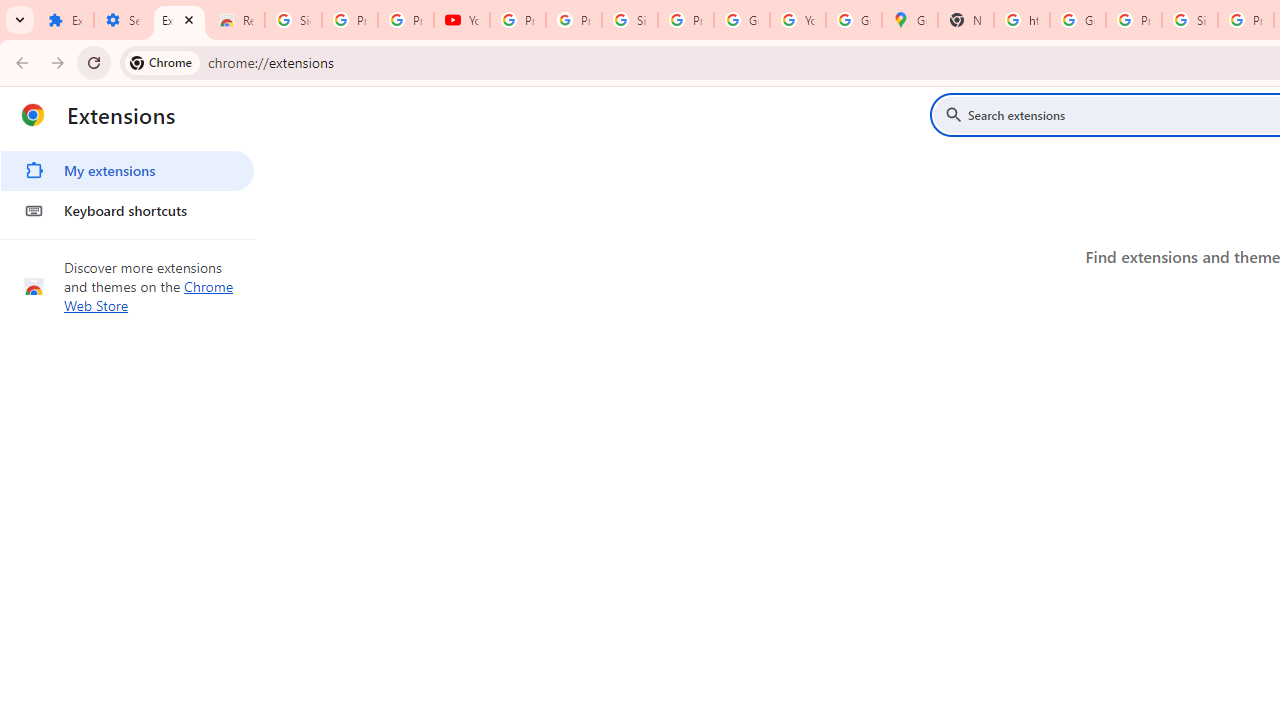  I want to click on 'https://scholar.google.com/', so click(1022, 20).